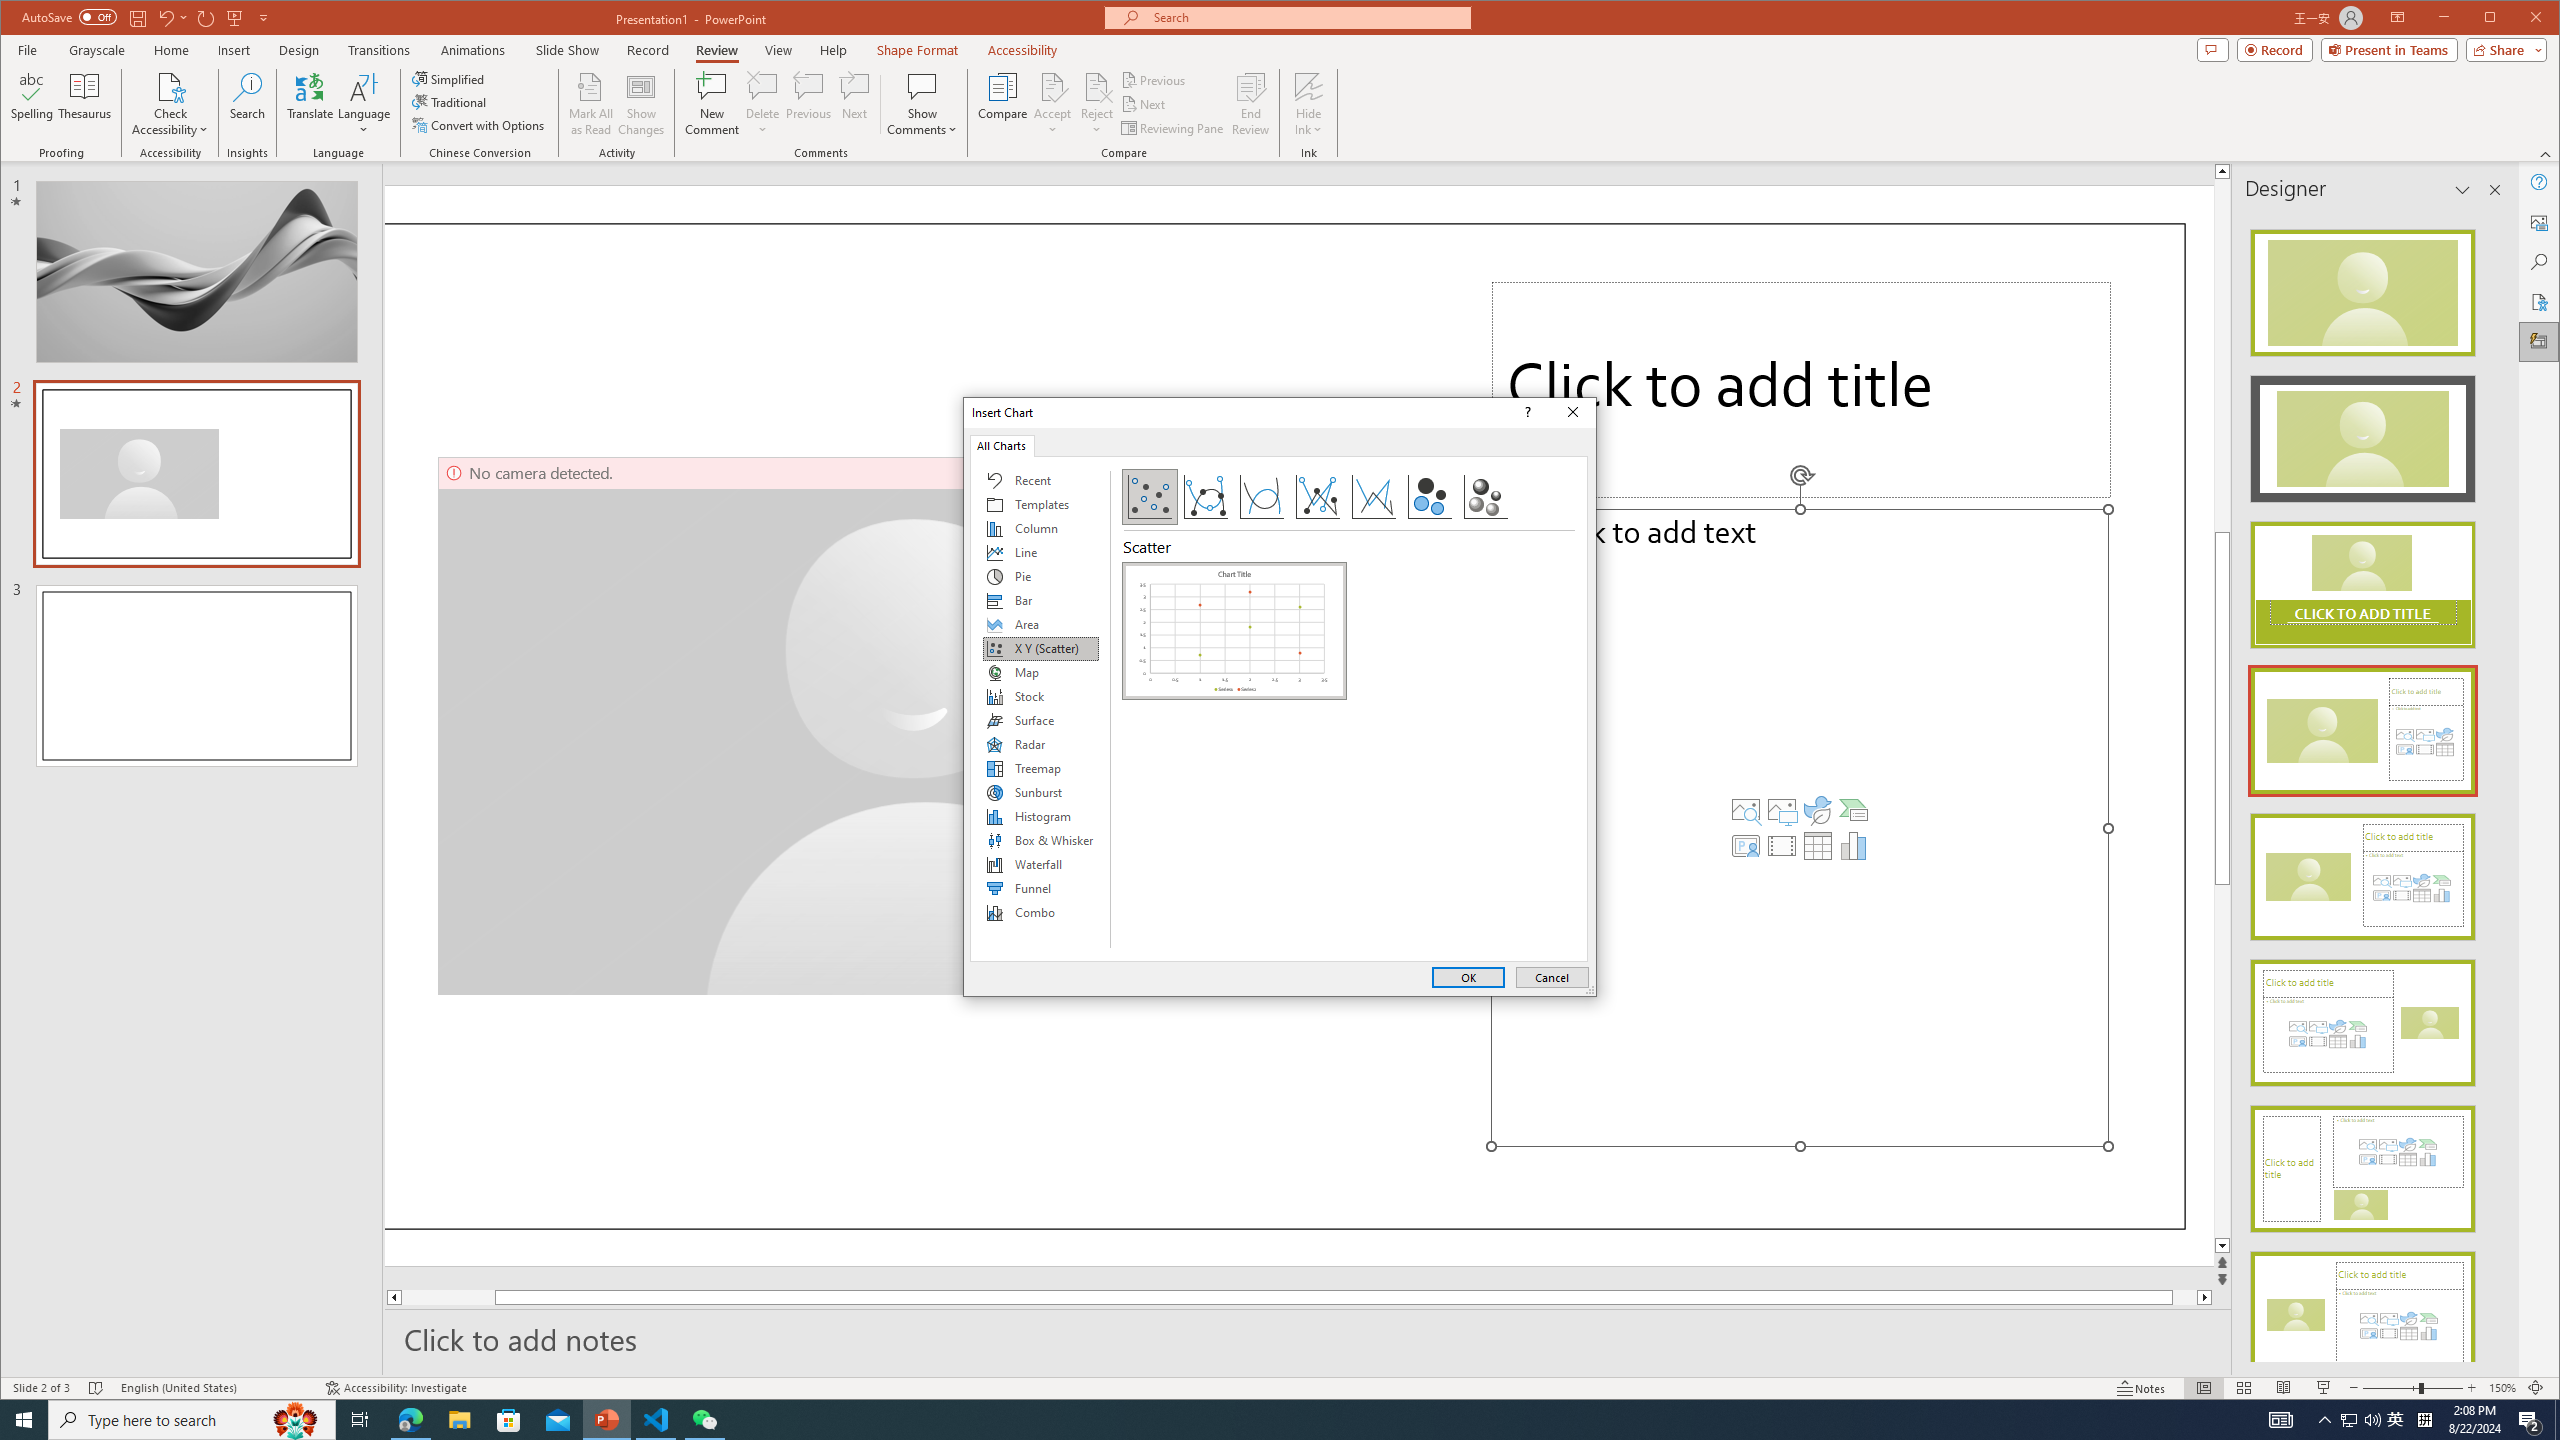 This screenshot has width=2560, height=1440. What do you see at coordinates (1096, 85) in the screenshot?
I see `'Reject Change'` at bounding box center [1096, 85].